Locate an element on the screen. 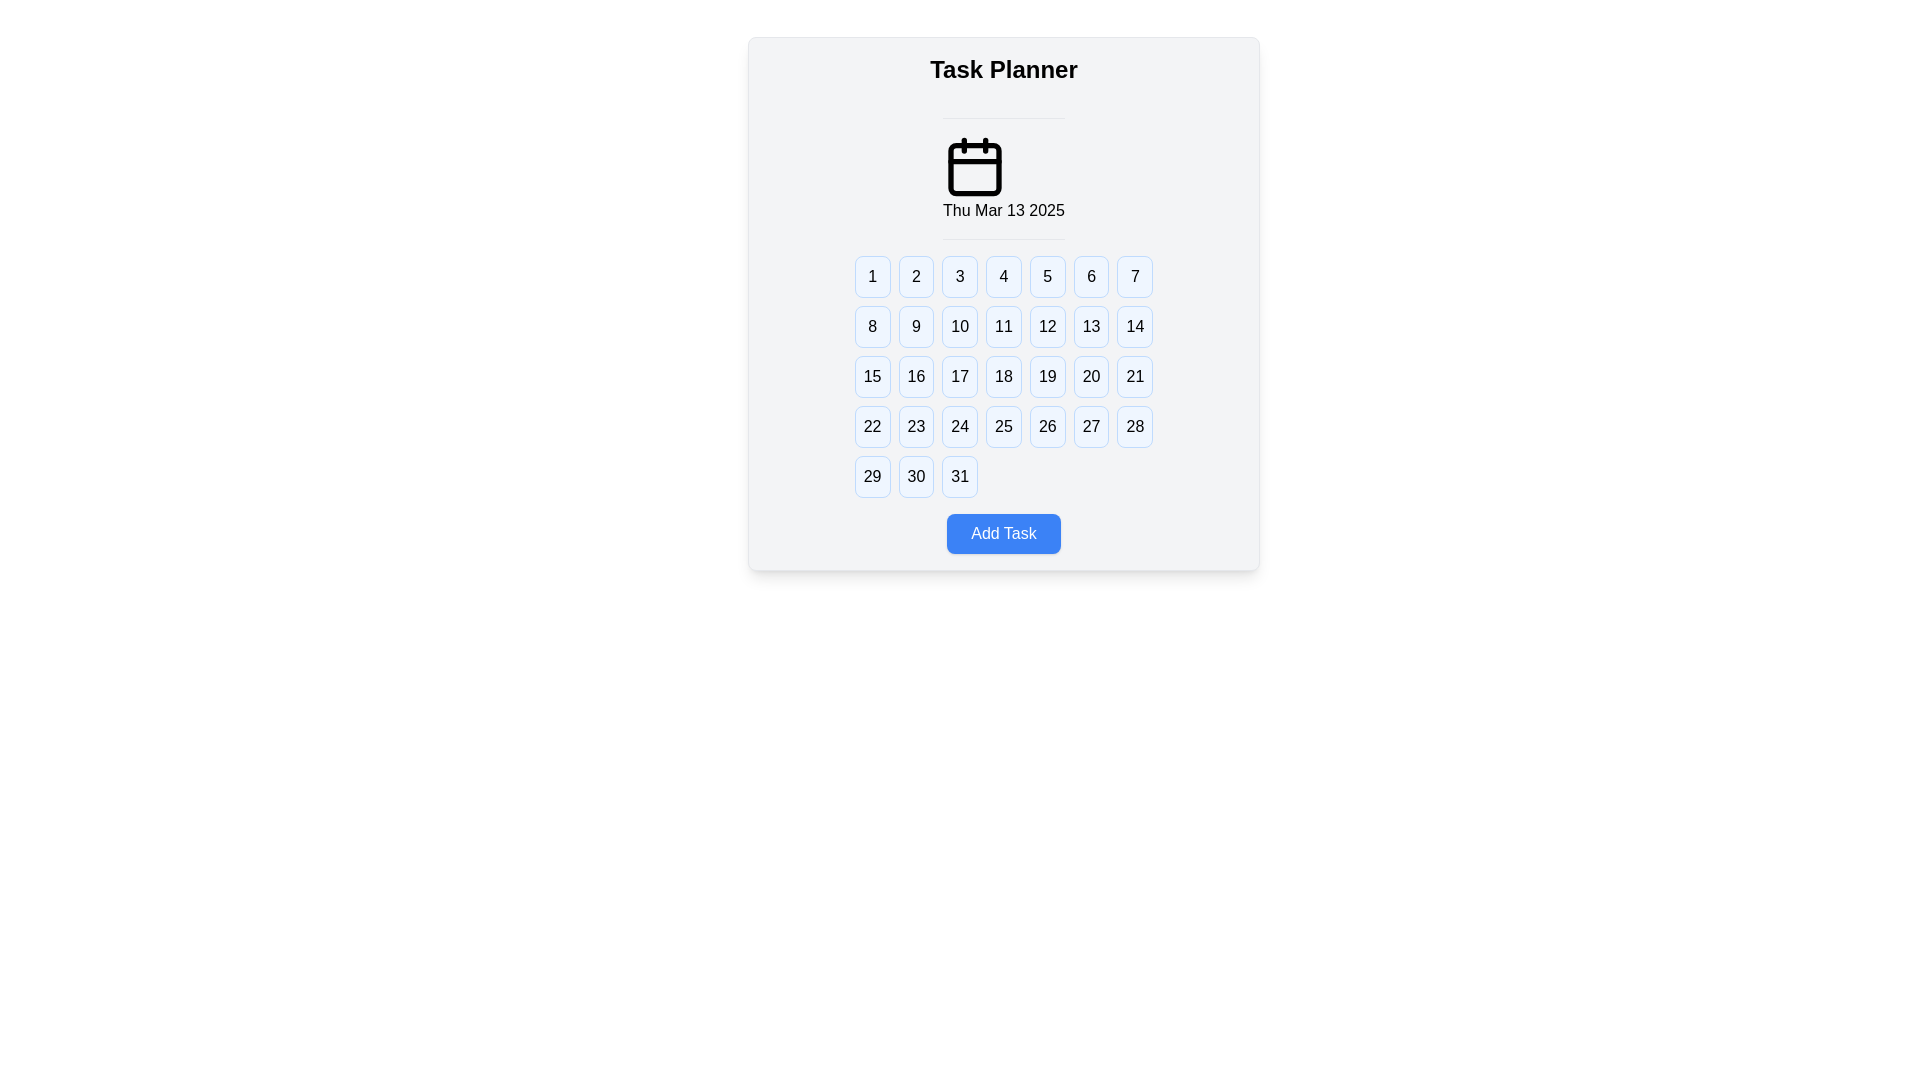  the calendar button representing the 13th day, located in the second row and sixth column of the calendar grid beneath the 'Task Planner' title is located at coordinates (1090, 326).